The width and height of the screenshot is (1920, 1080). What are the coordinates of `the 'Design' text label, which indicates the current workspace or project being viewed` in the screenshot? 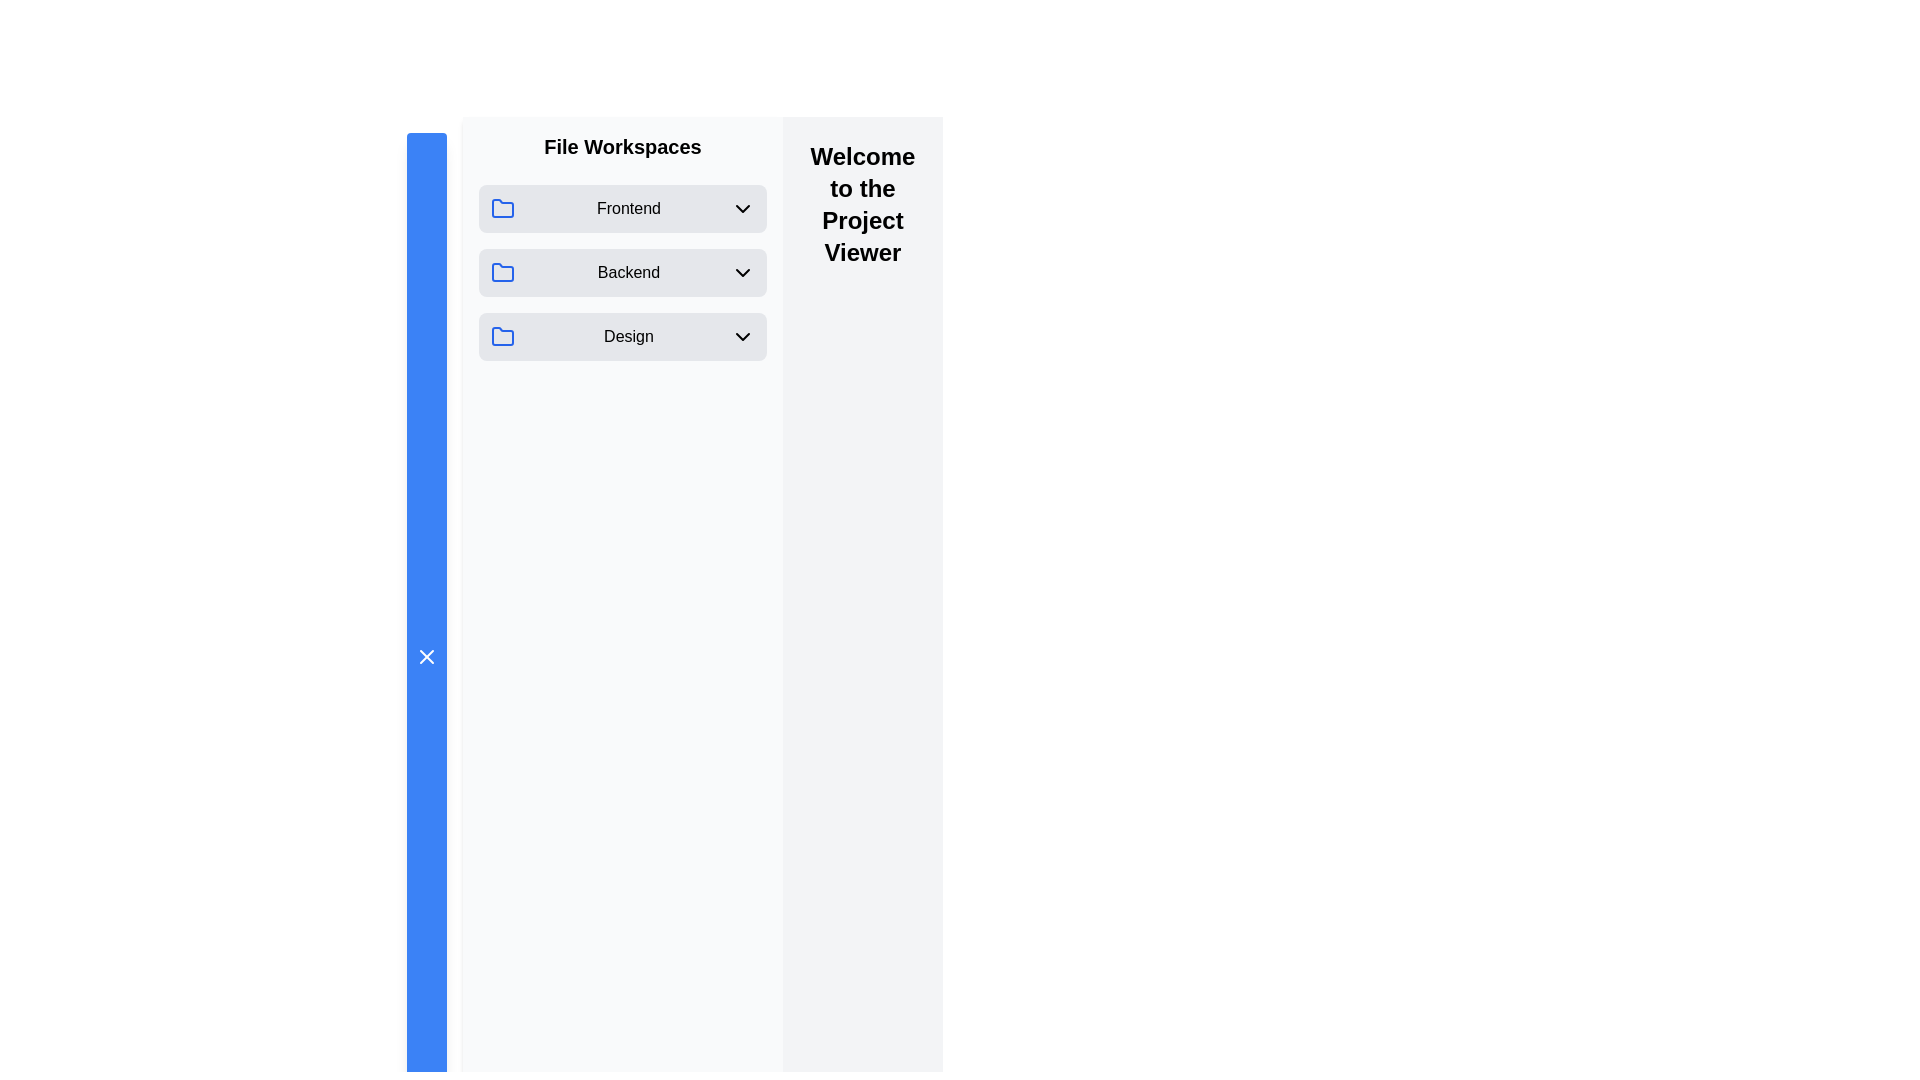 It's located at (627, 335).